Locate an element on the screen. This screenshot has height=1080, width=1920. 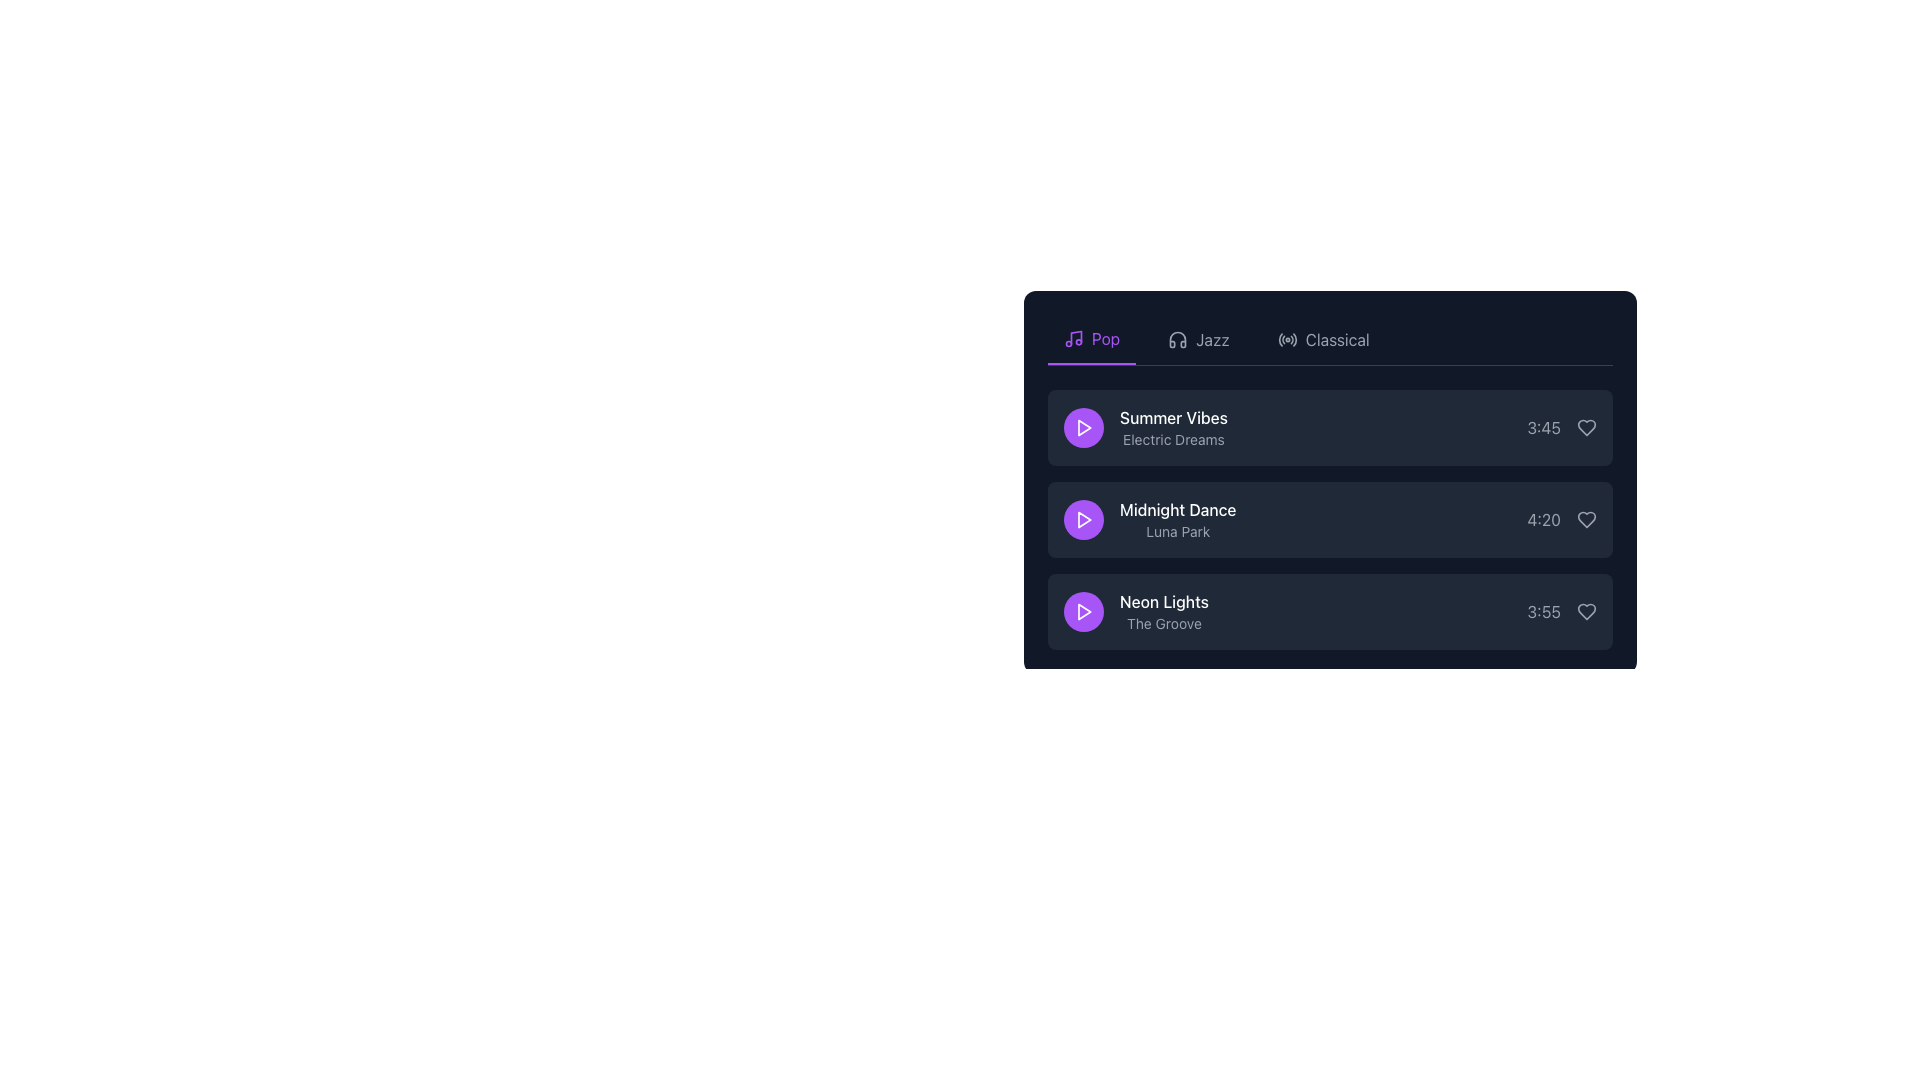
text displayed in the Text Display element, which shows 'Summer Vibes' in bold white text and 'Electric Dreams' in smaller gray font is located at coordinates (1173, 427).